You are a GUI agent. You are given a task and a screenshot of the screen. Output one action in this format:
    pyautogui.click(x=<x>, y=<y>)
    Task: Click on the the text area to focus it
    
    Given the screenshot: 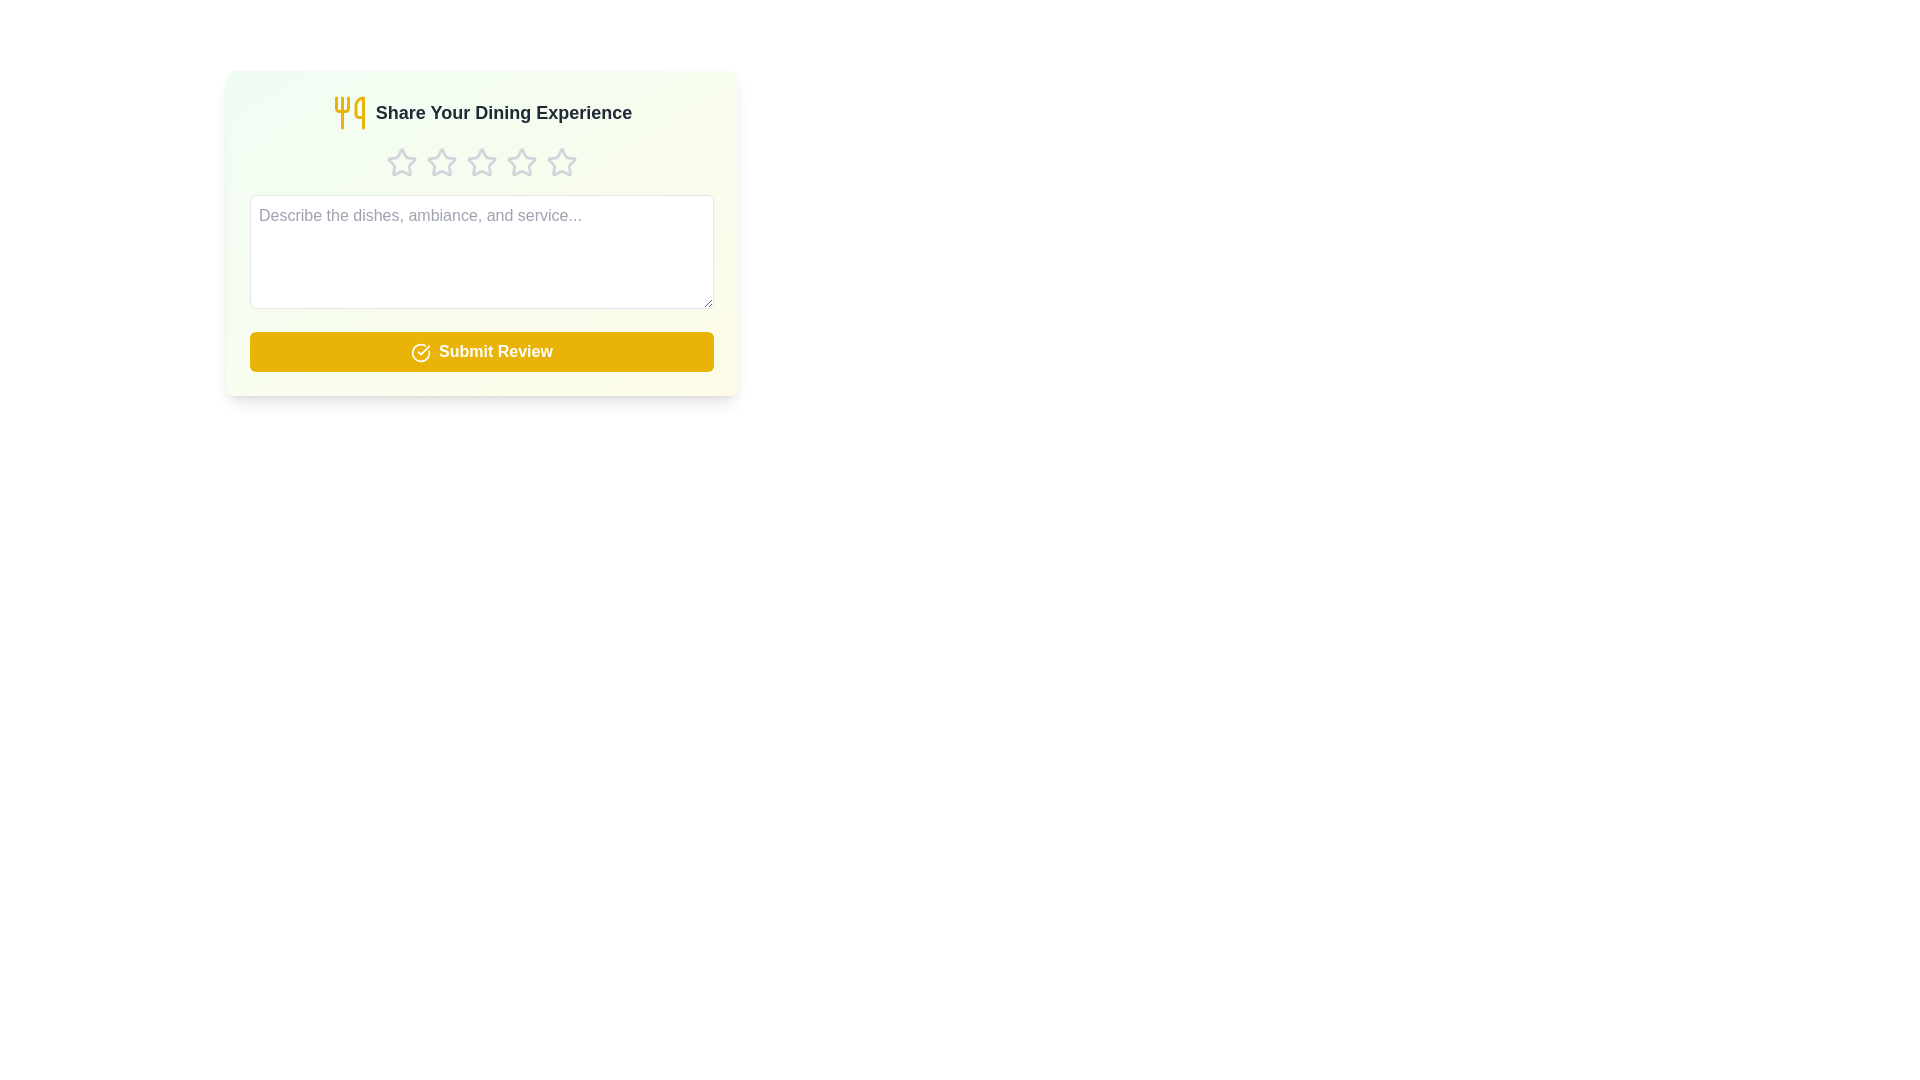 What is the action you would take?
    pyautogui.click(x=481, y=250)
    